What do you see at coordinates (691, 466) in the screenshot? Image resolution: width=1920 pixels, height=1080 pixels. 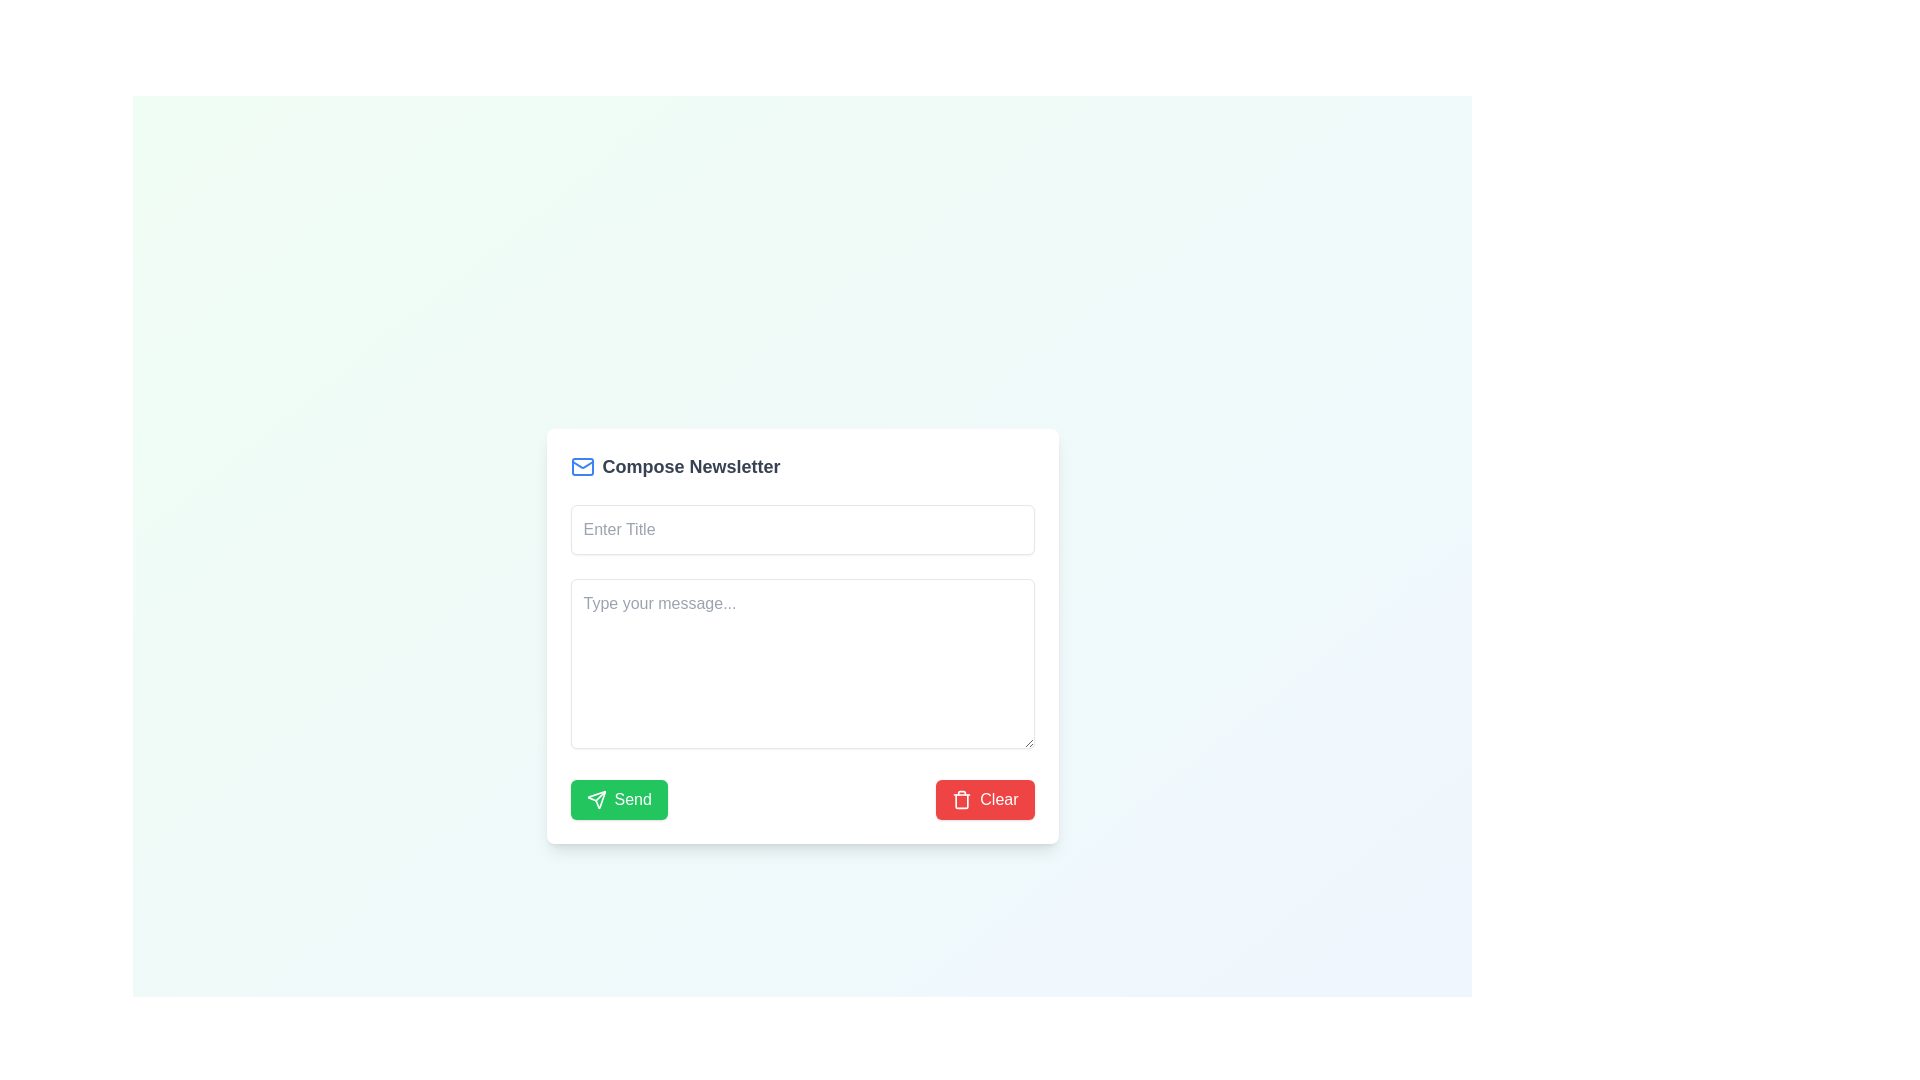 I see `text from the header element that serves as a title for the form, located at the center of the top section of the form area` at bounding box center [691, 466].